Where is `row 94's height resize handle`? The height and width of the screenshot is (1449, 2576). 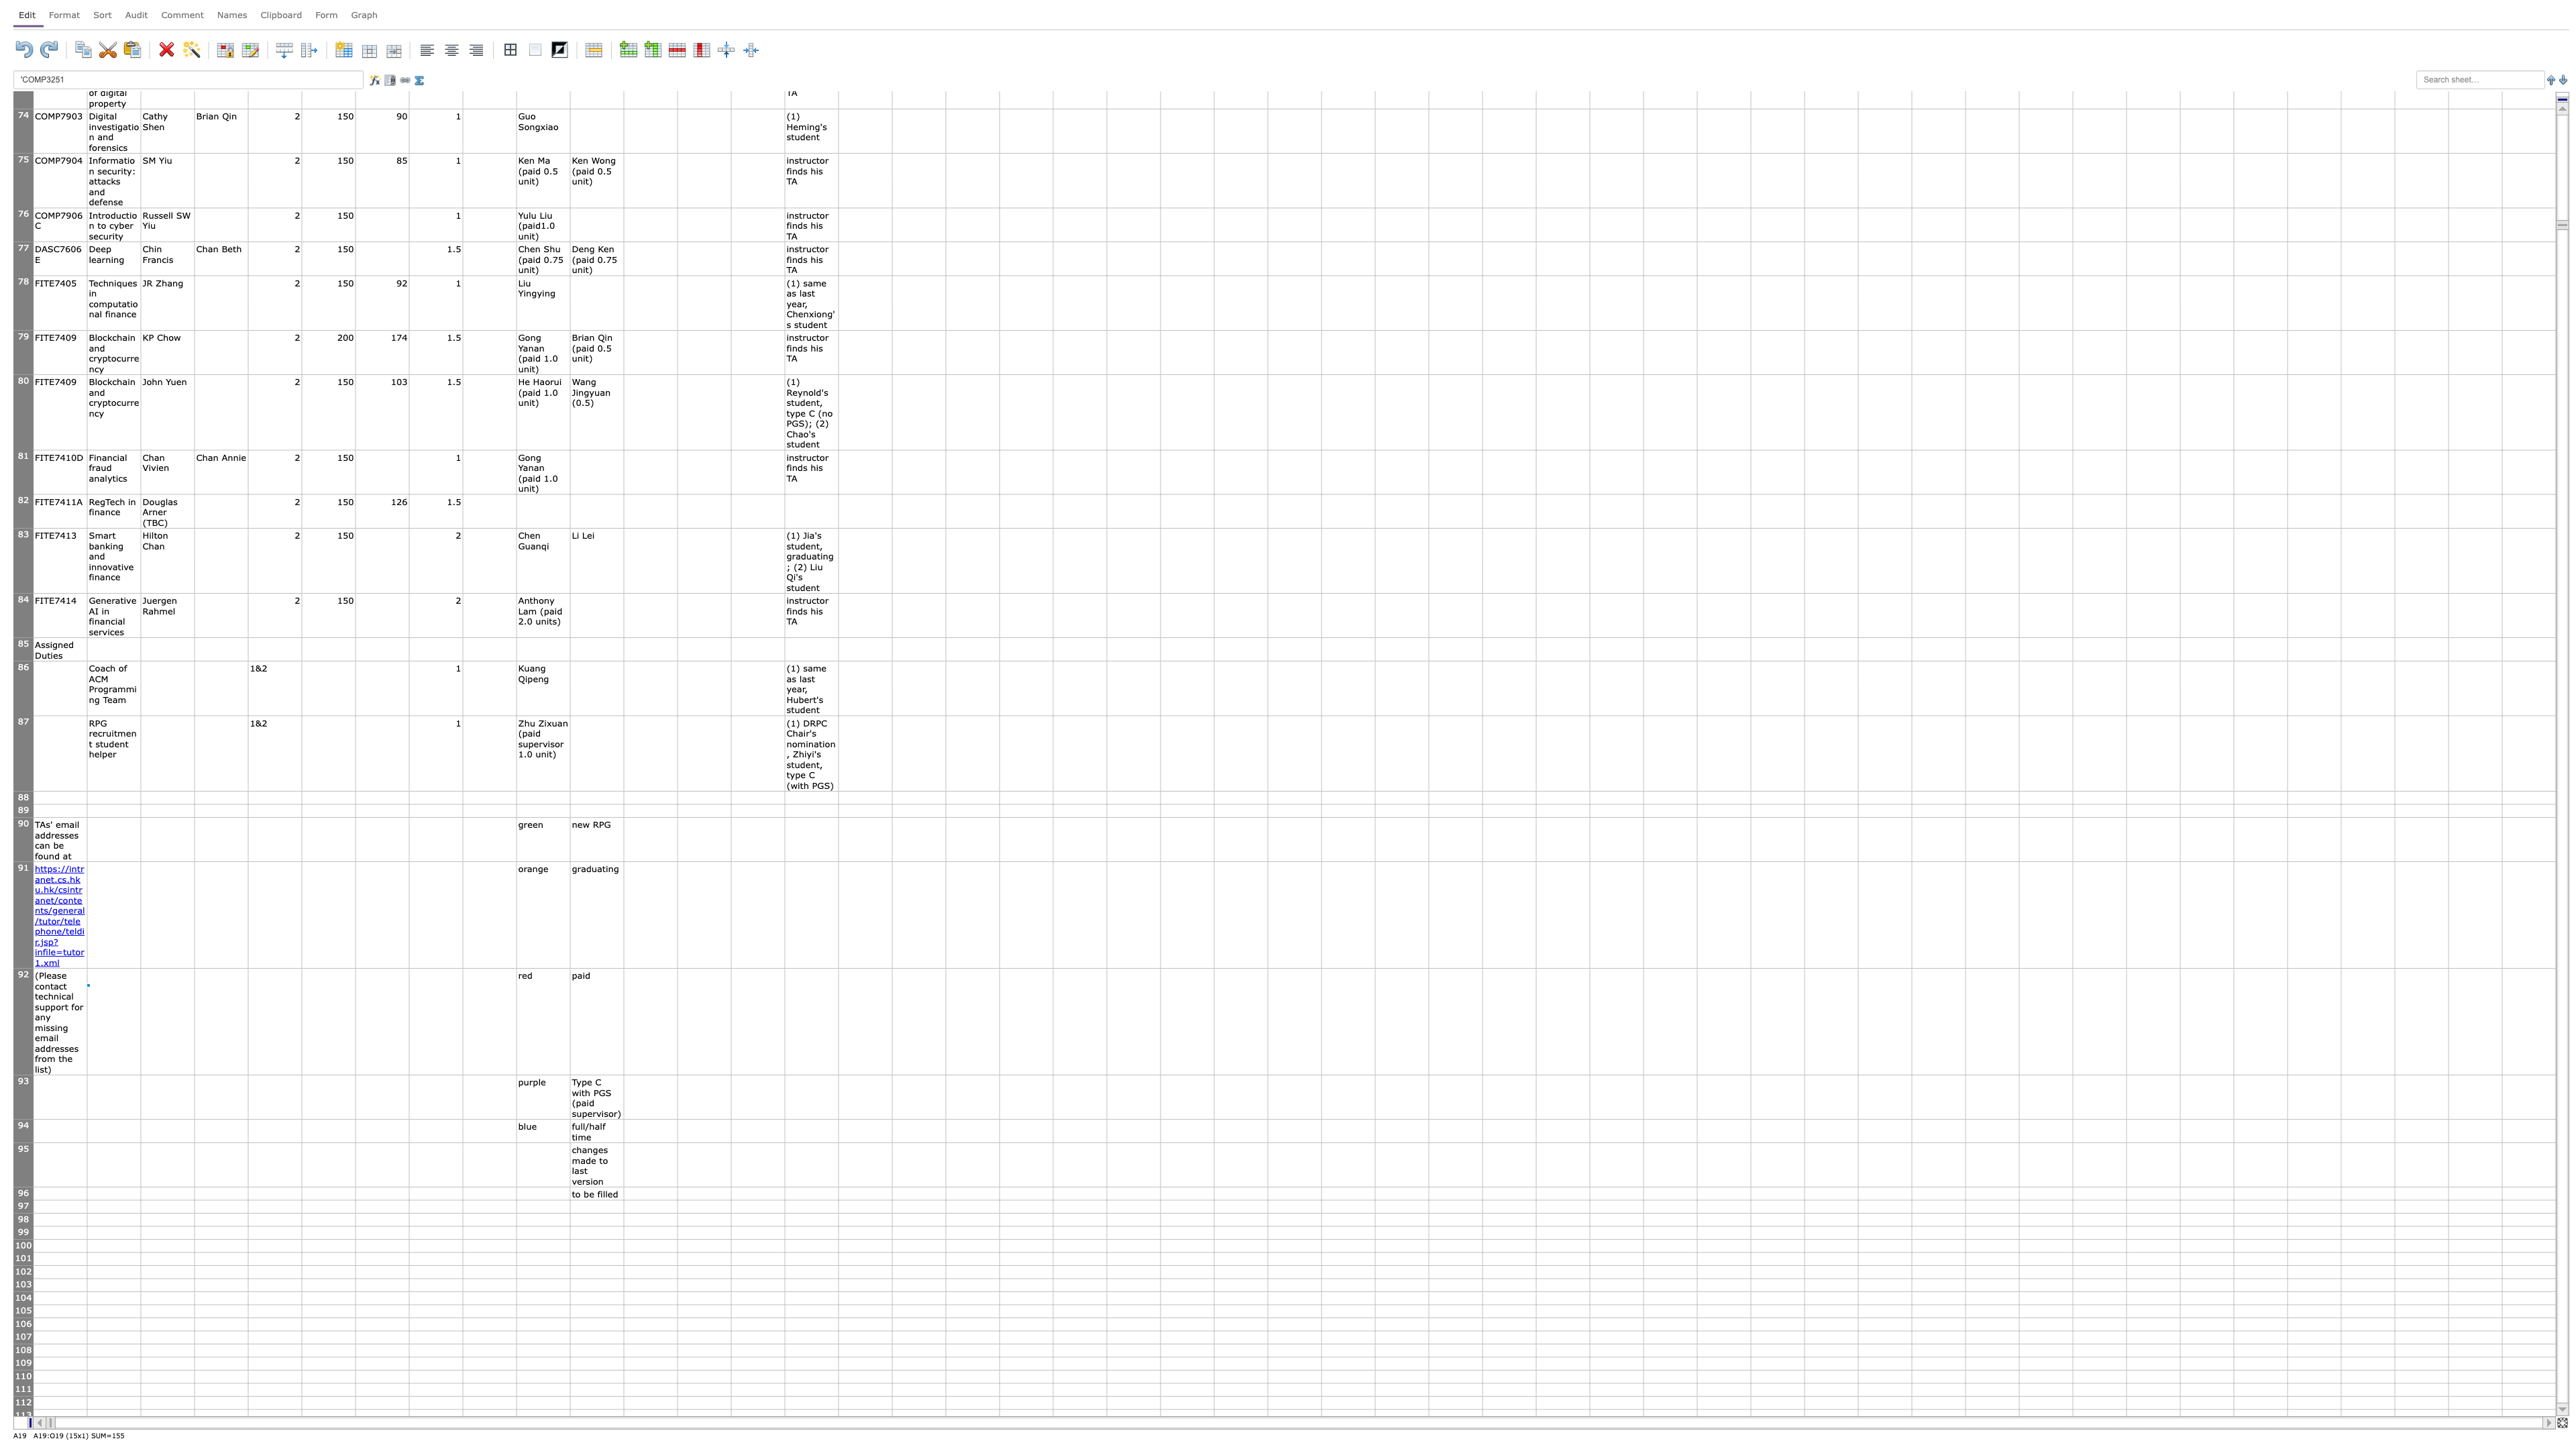 row 94's height resize handle is located at coordinates (23, 1141).